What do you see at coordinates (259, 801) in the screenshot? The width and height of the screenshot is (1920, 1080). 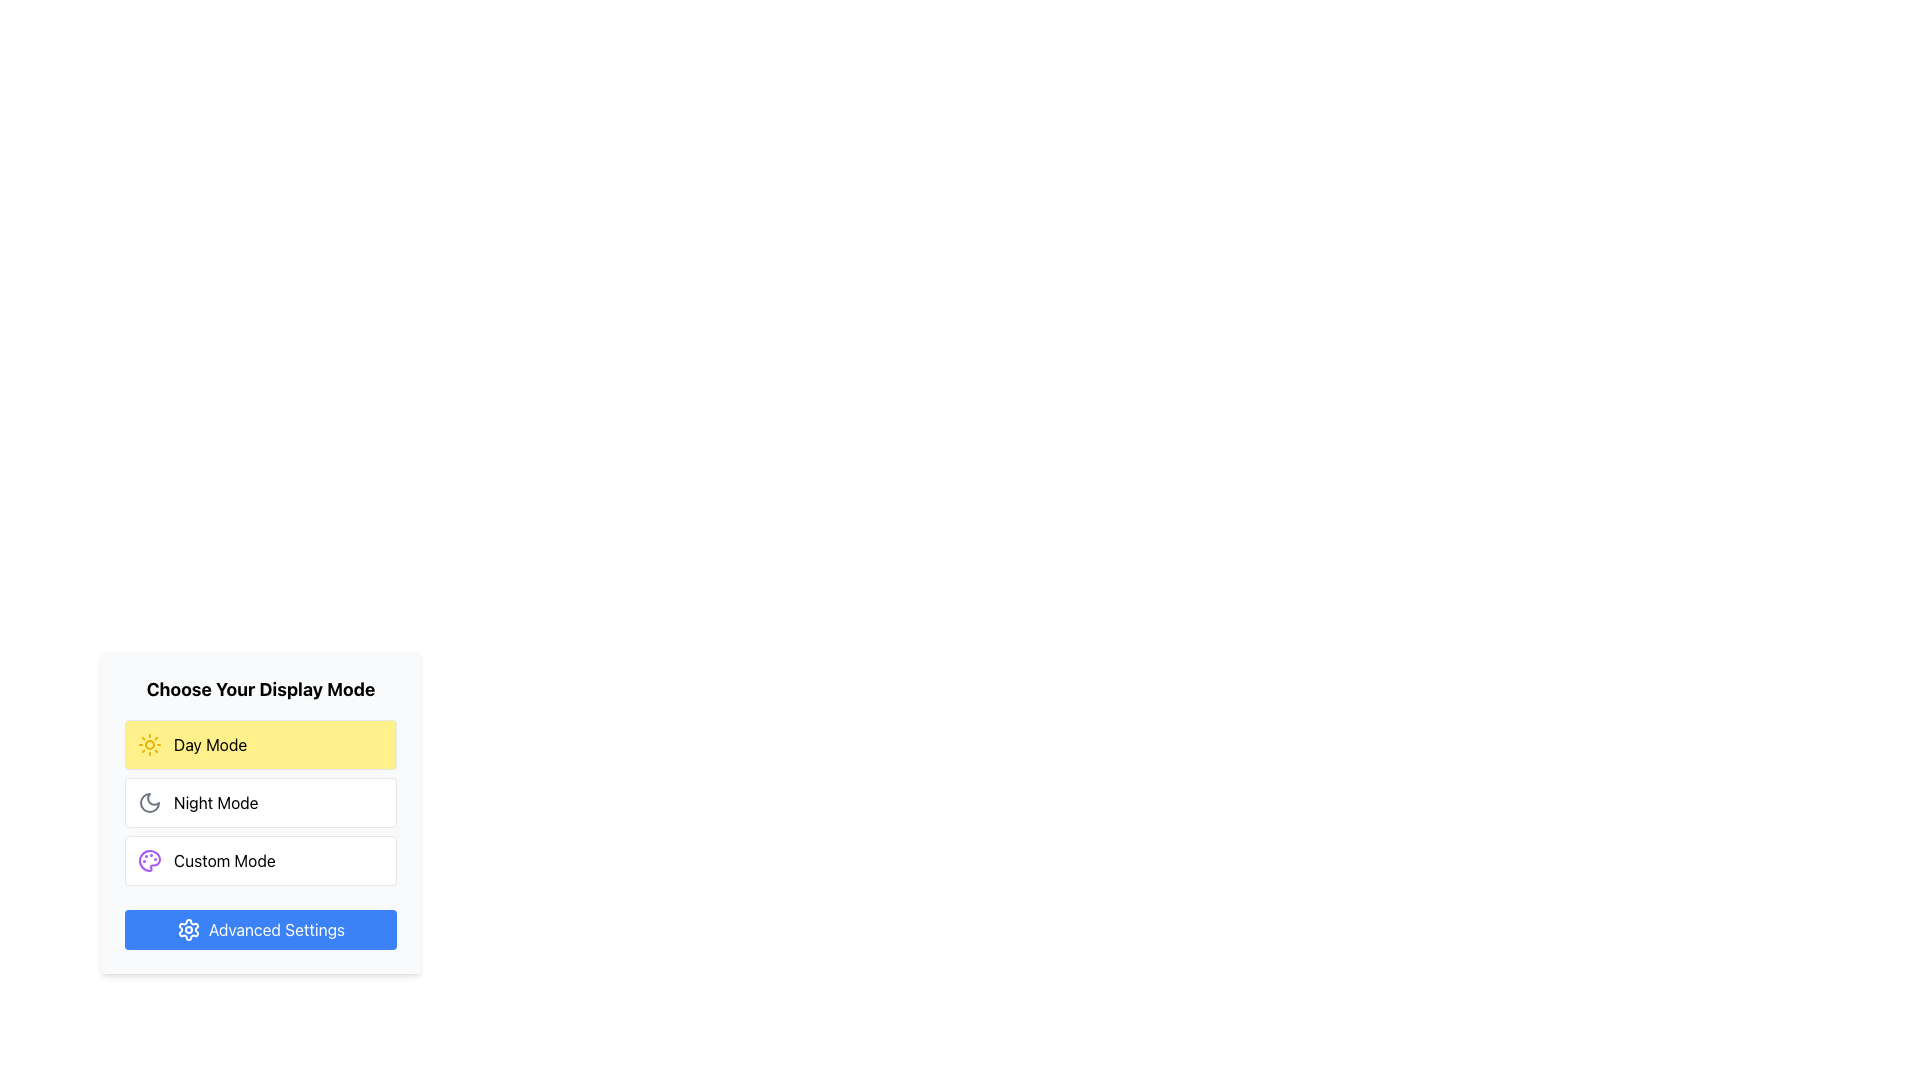 I see `the 'Night Mode' button in the Interactive Group of display modes, which is the second component below the title 'Choose Your Display Mode'` at bounding box center [259, 801].